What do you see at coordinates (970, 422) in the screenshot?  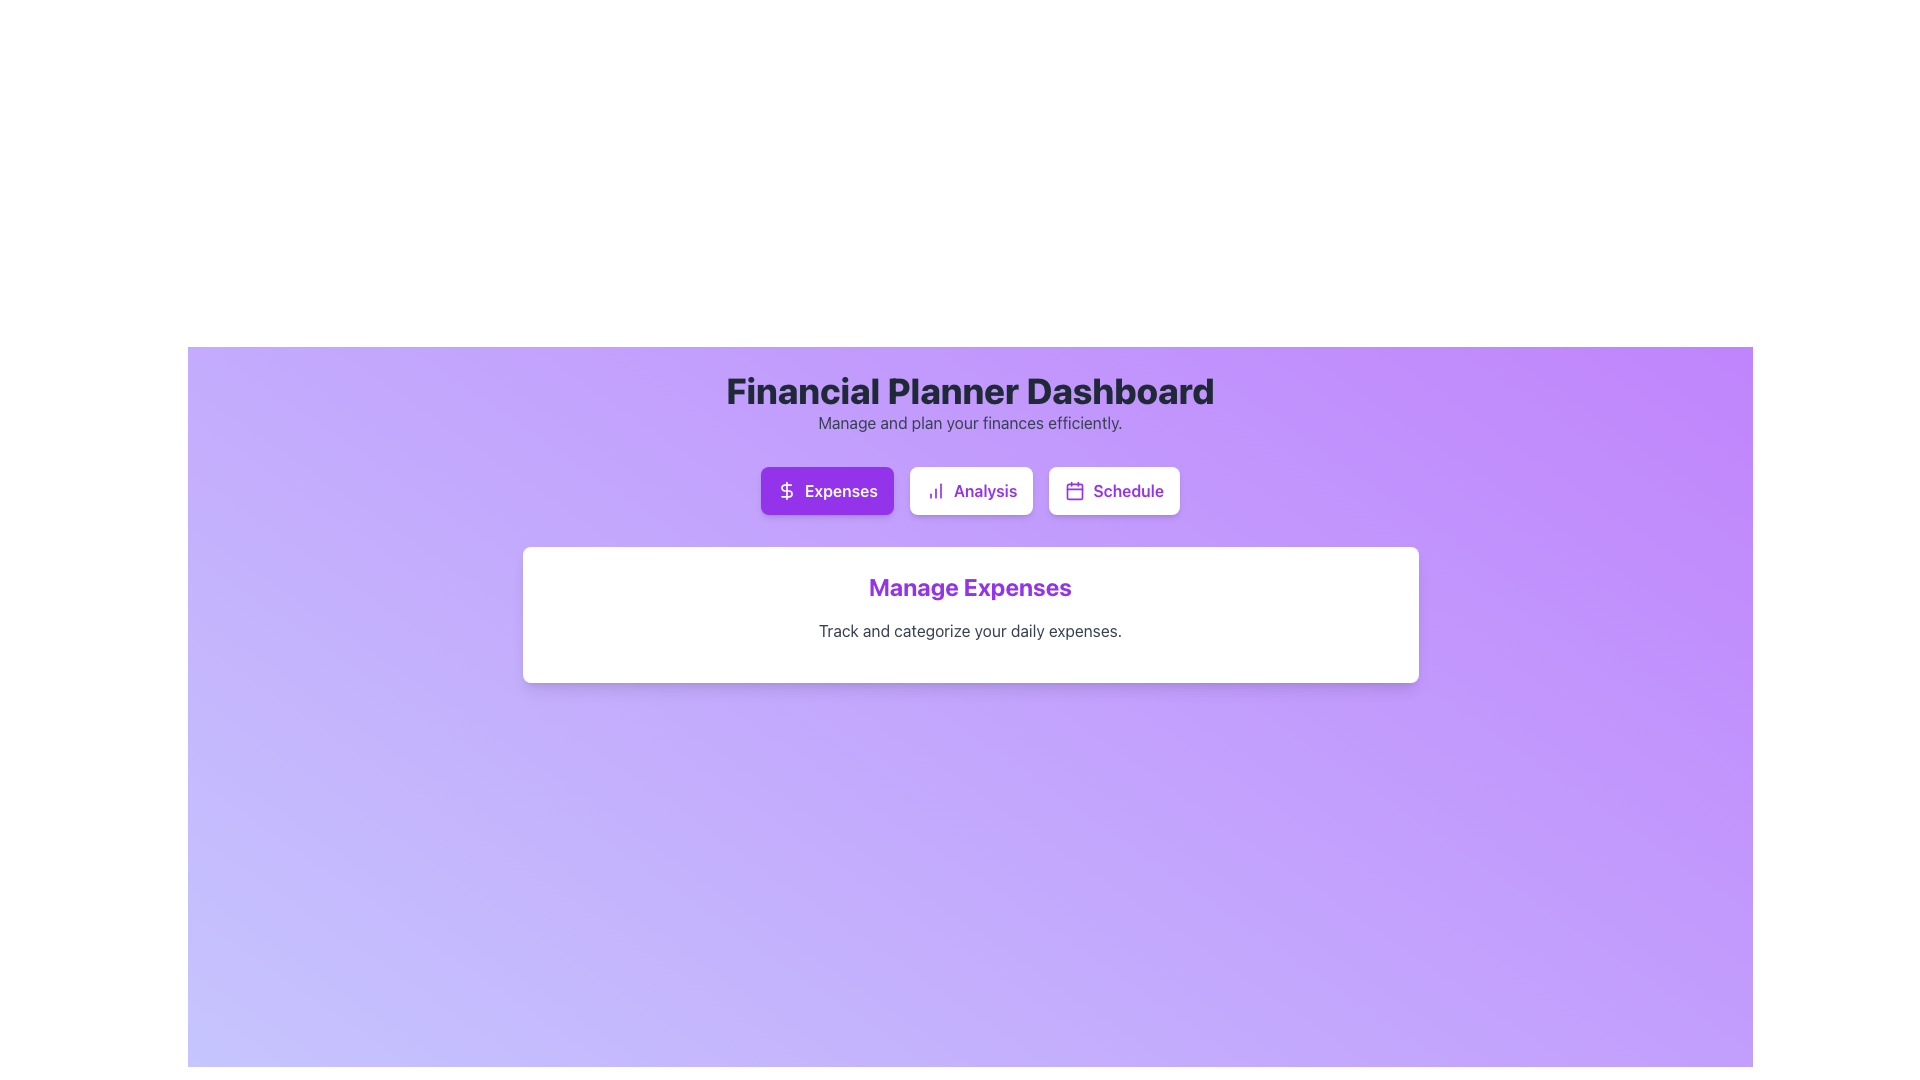 I see `text element that displays 'Manage and plan your finances efficiently.' styled in gray on a light purple gradient background, located below the heading 'Financial Planner Dashboard'` at bounding box center [970, 422].